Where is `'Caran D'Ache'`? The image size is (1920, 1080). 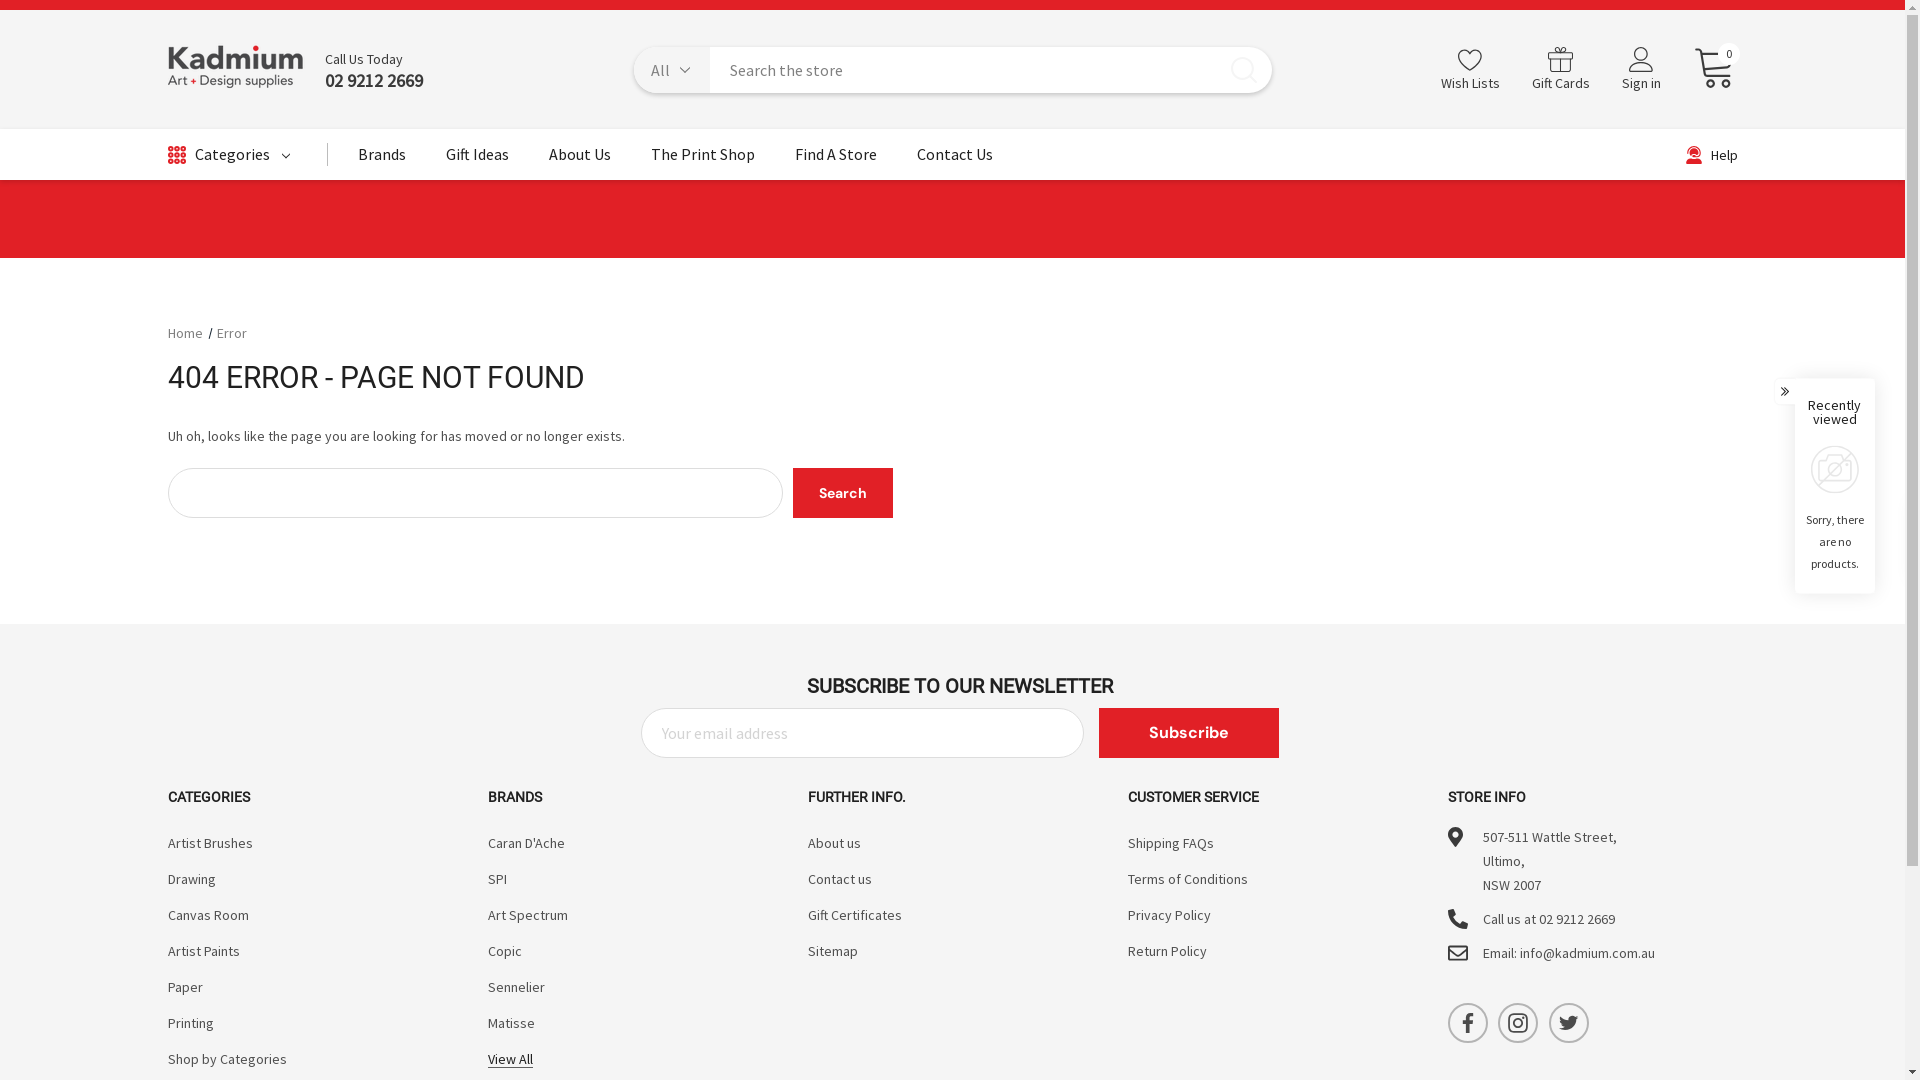
'Caran D'Ache' is located at coordinates (526, 843).